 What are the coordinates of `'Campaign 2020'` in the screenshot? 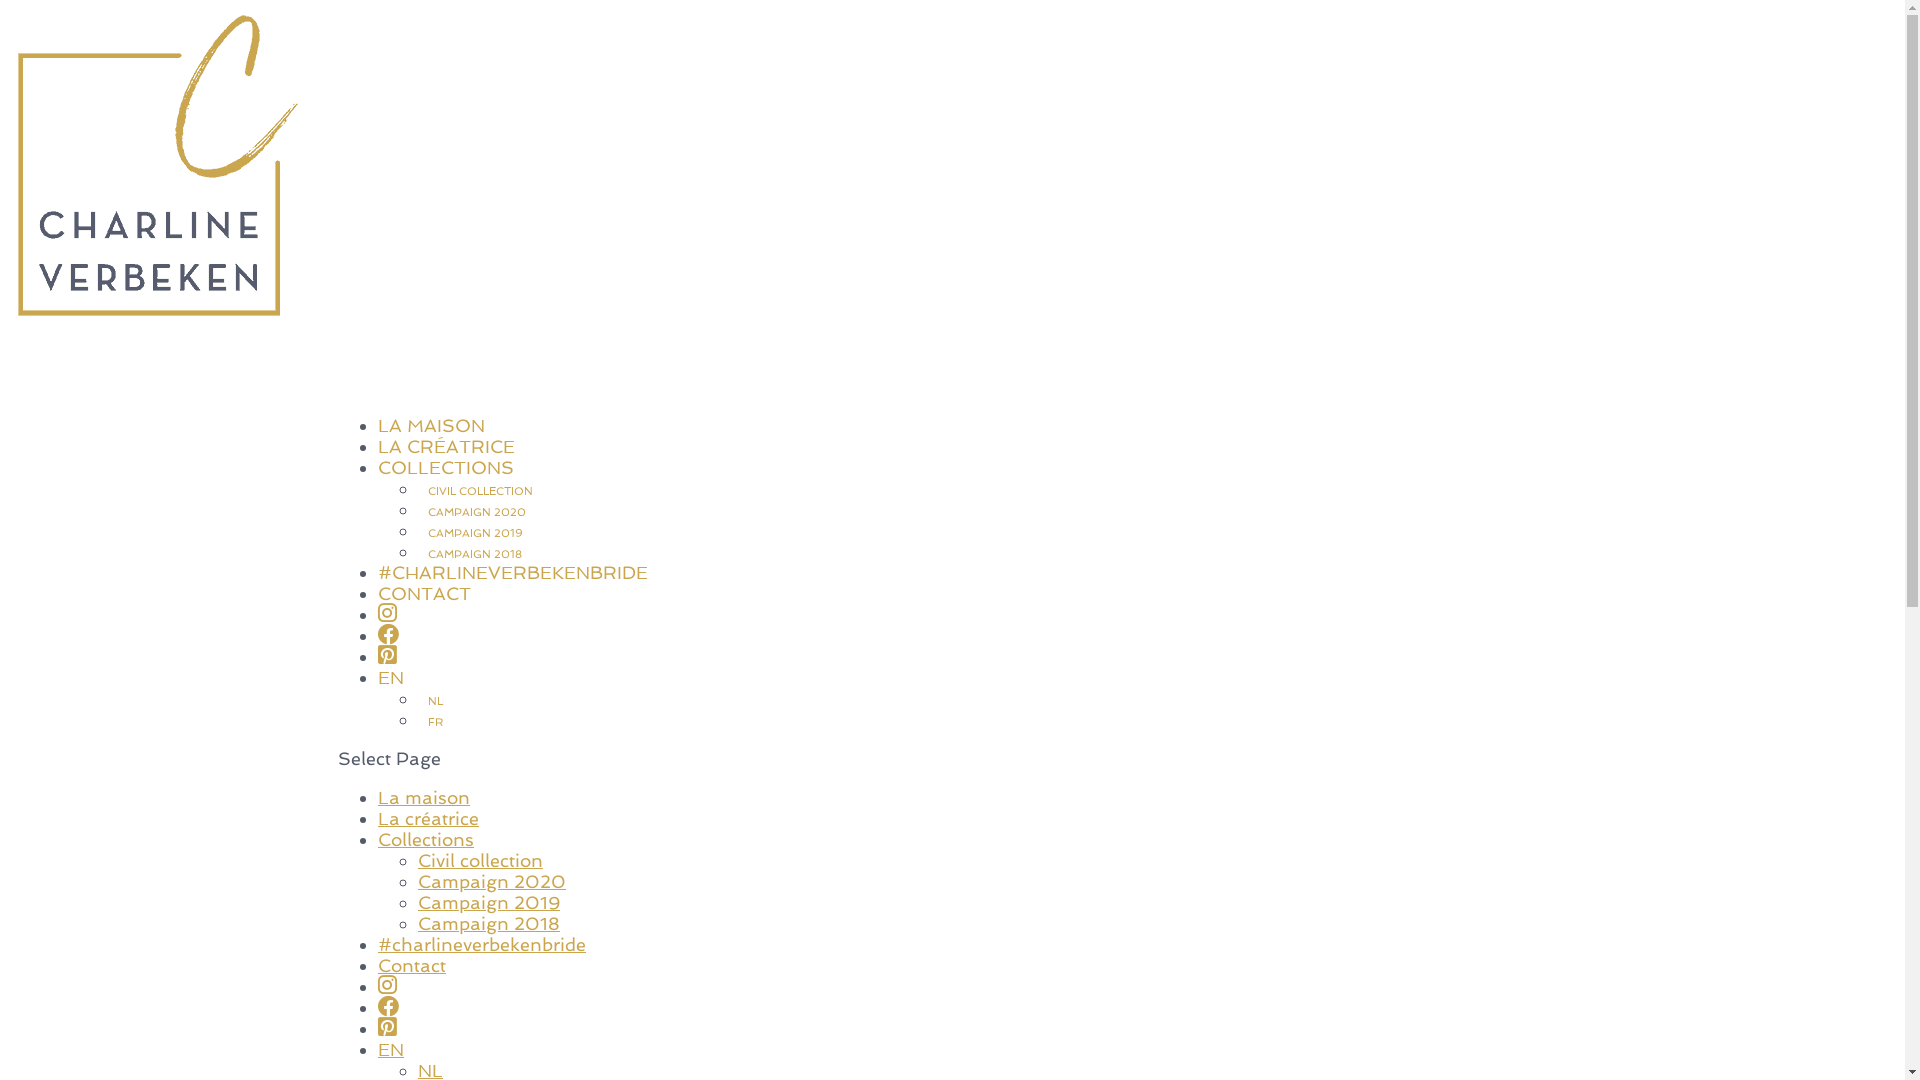 It's located at (491, 880).